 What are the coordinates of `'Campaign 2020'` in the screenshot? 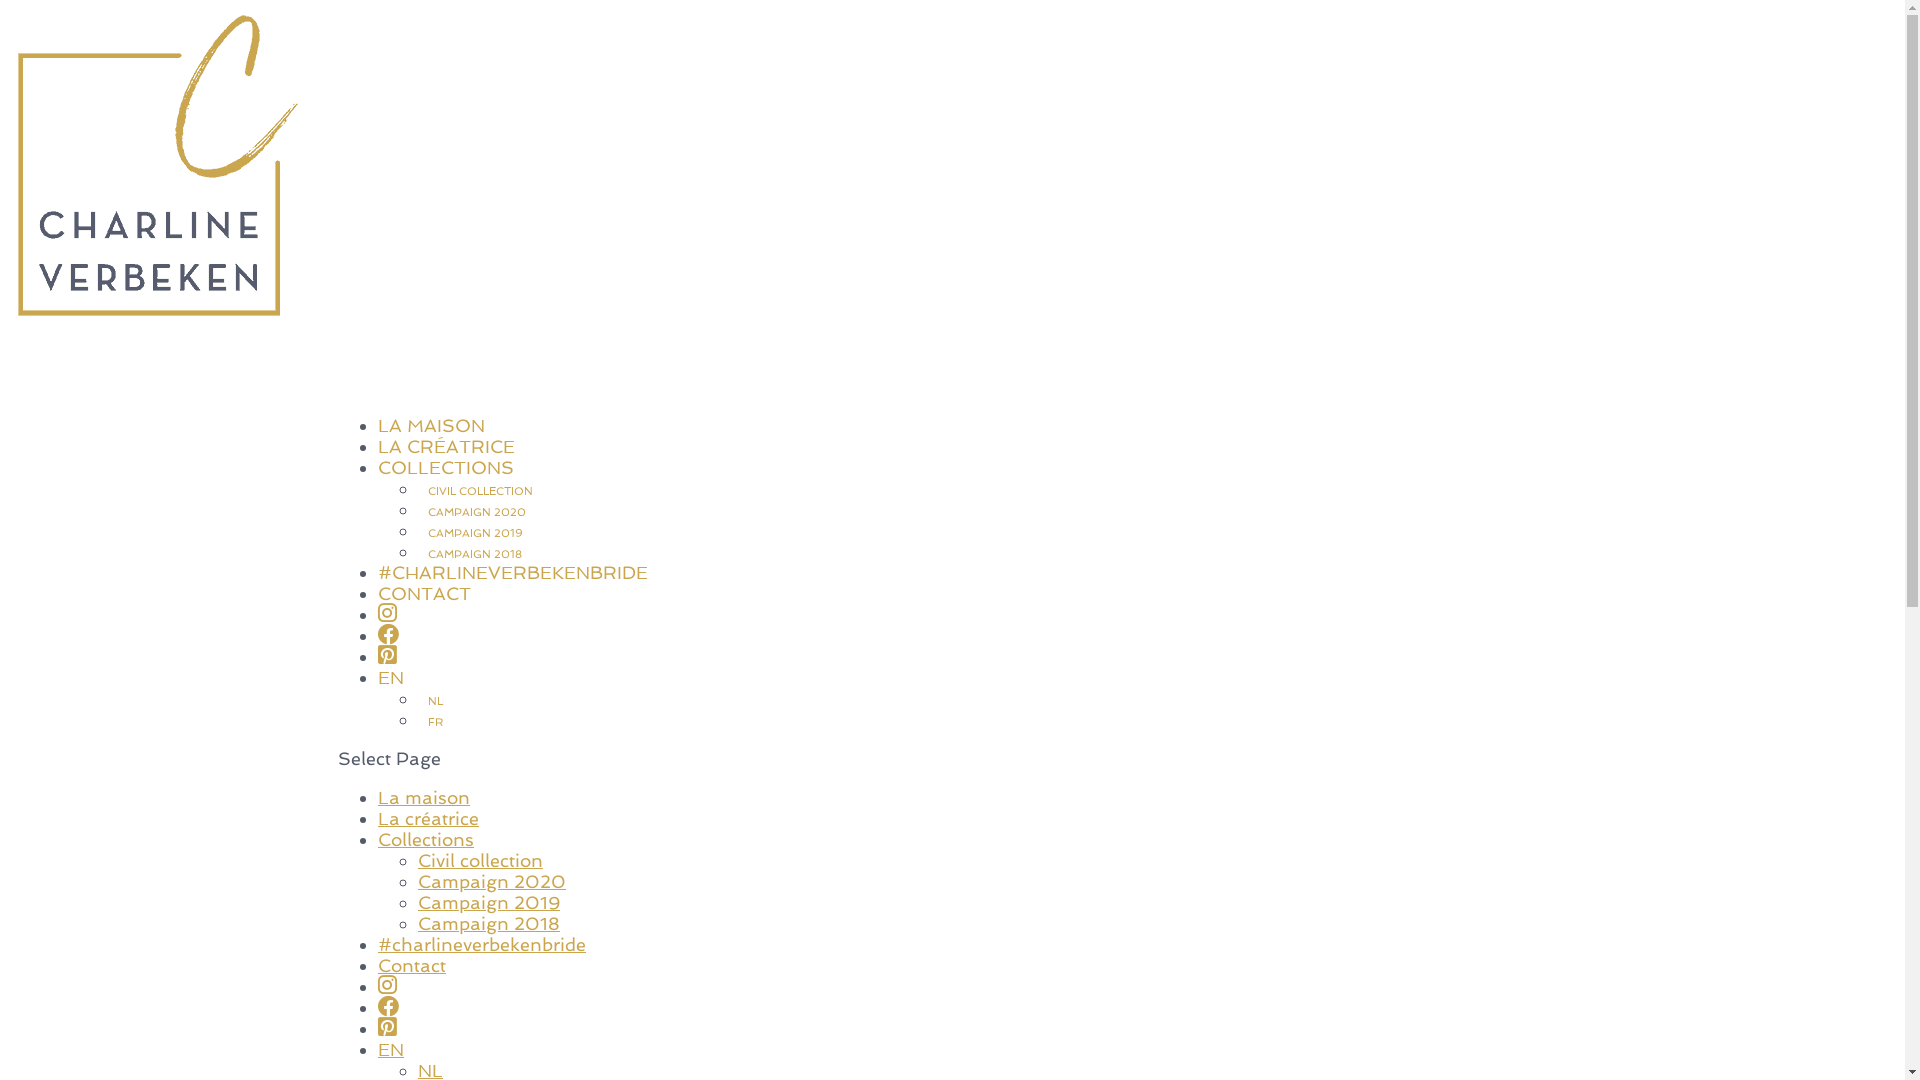 It's located at (491, 880).